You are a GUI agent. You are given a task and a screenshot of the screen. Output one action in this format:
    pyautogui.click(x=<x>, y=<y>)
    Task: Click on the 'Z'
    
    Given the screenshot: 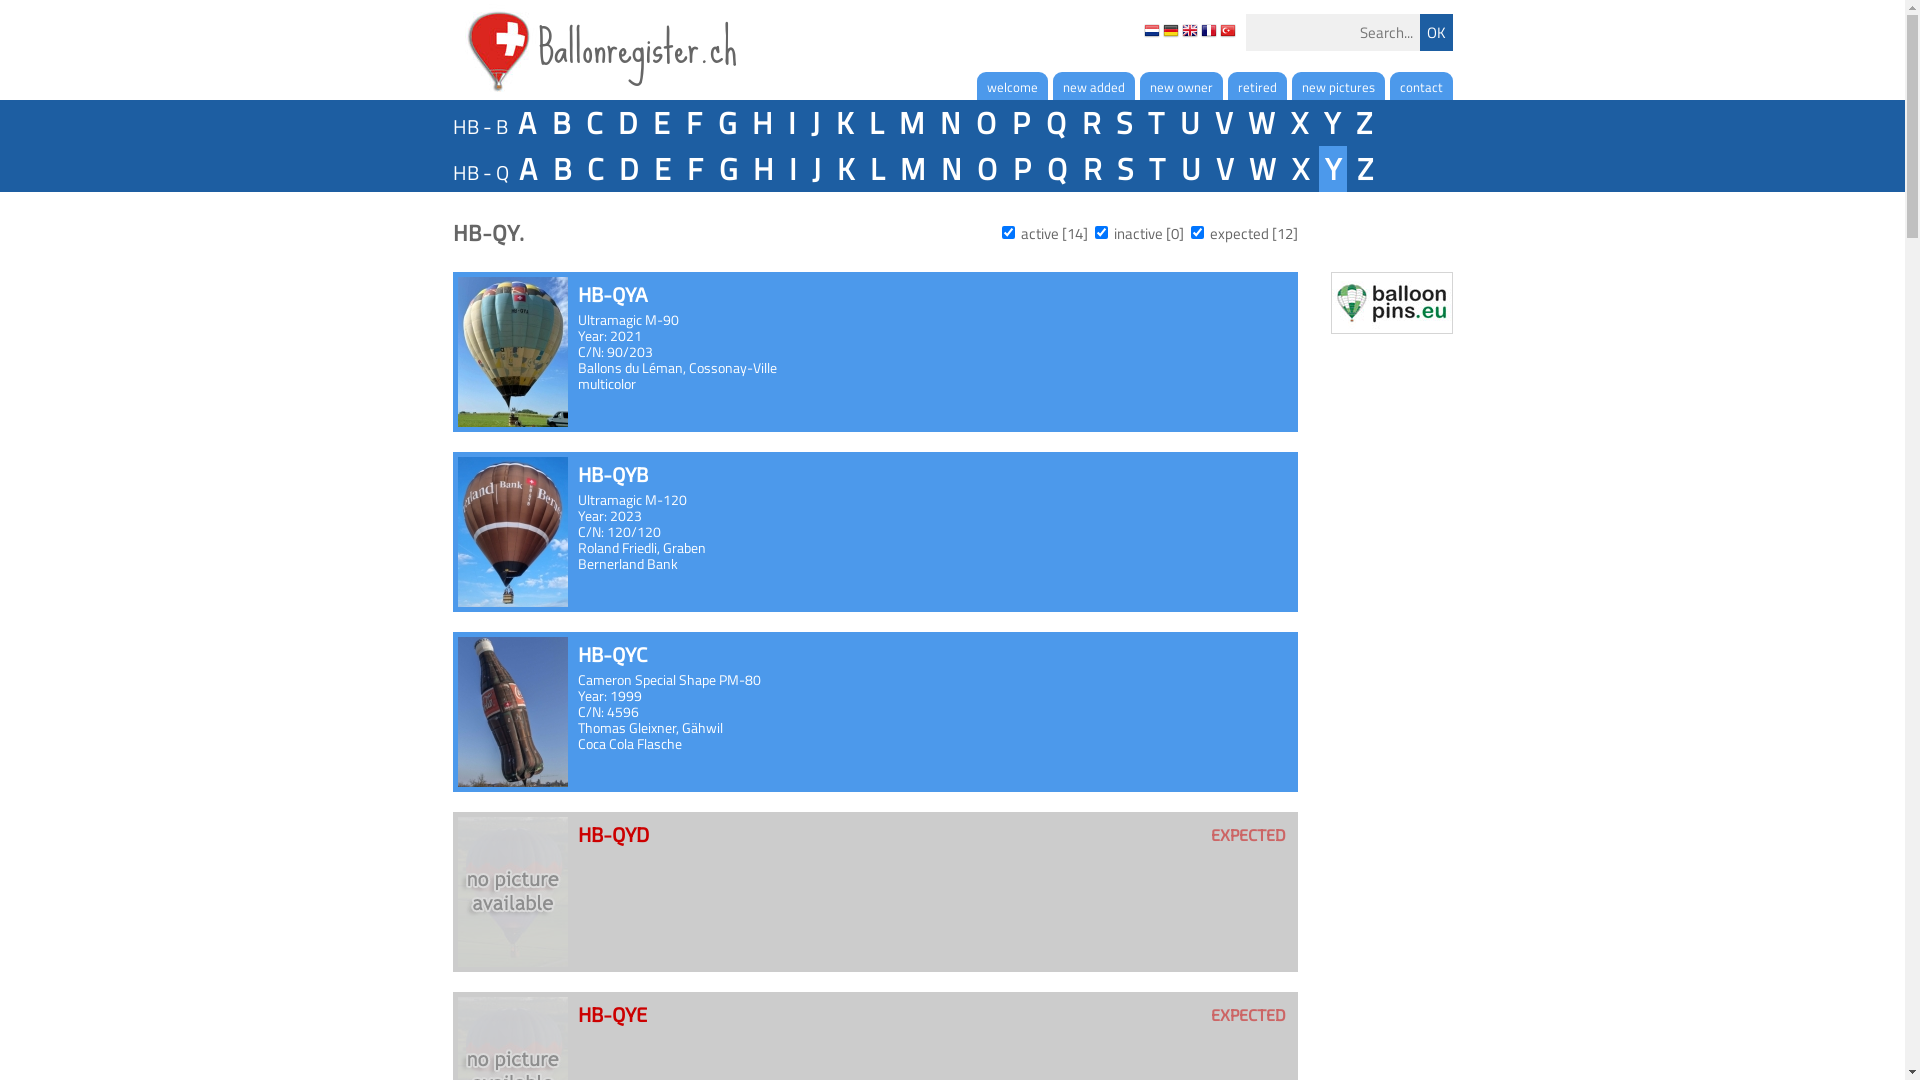 What is the action you would take?
    pyautogui.click(x=1362, y=168)
    